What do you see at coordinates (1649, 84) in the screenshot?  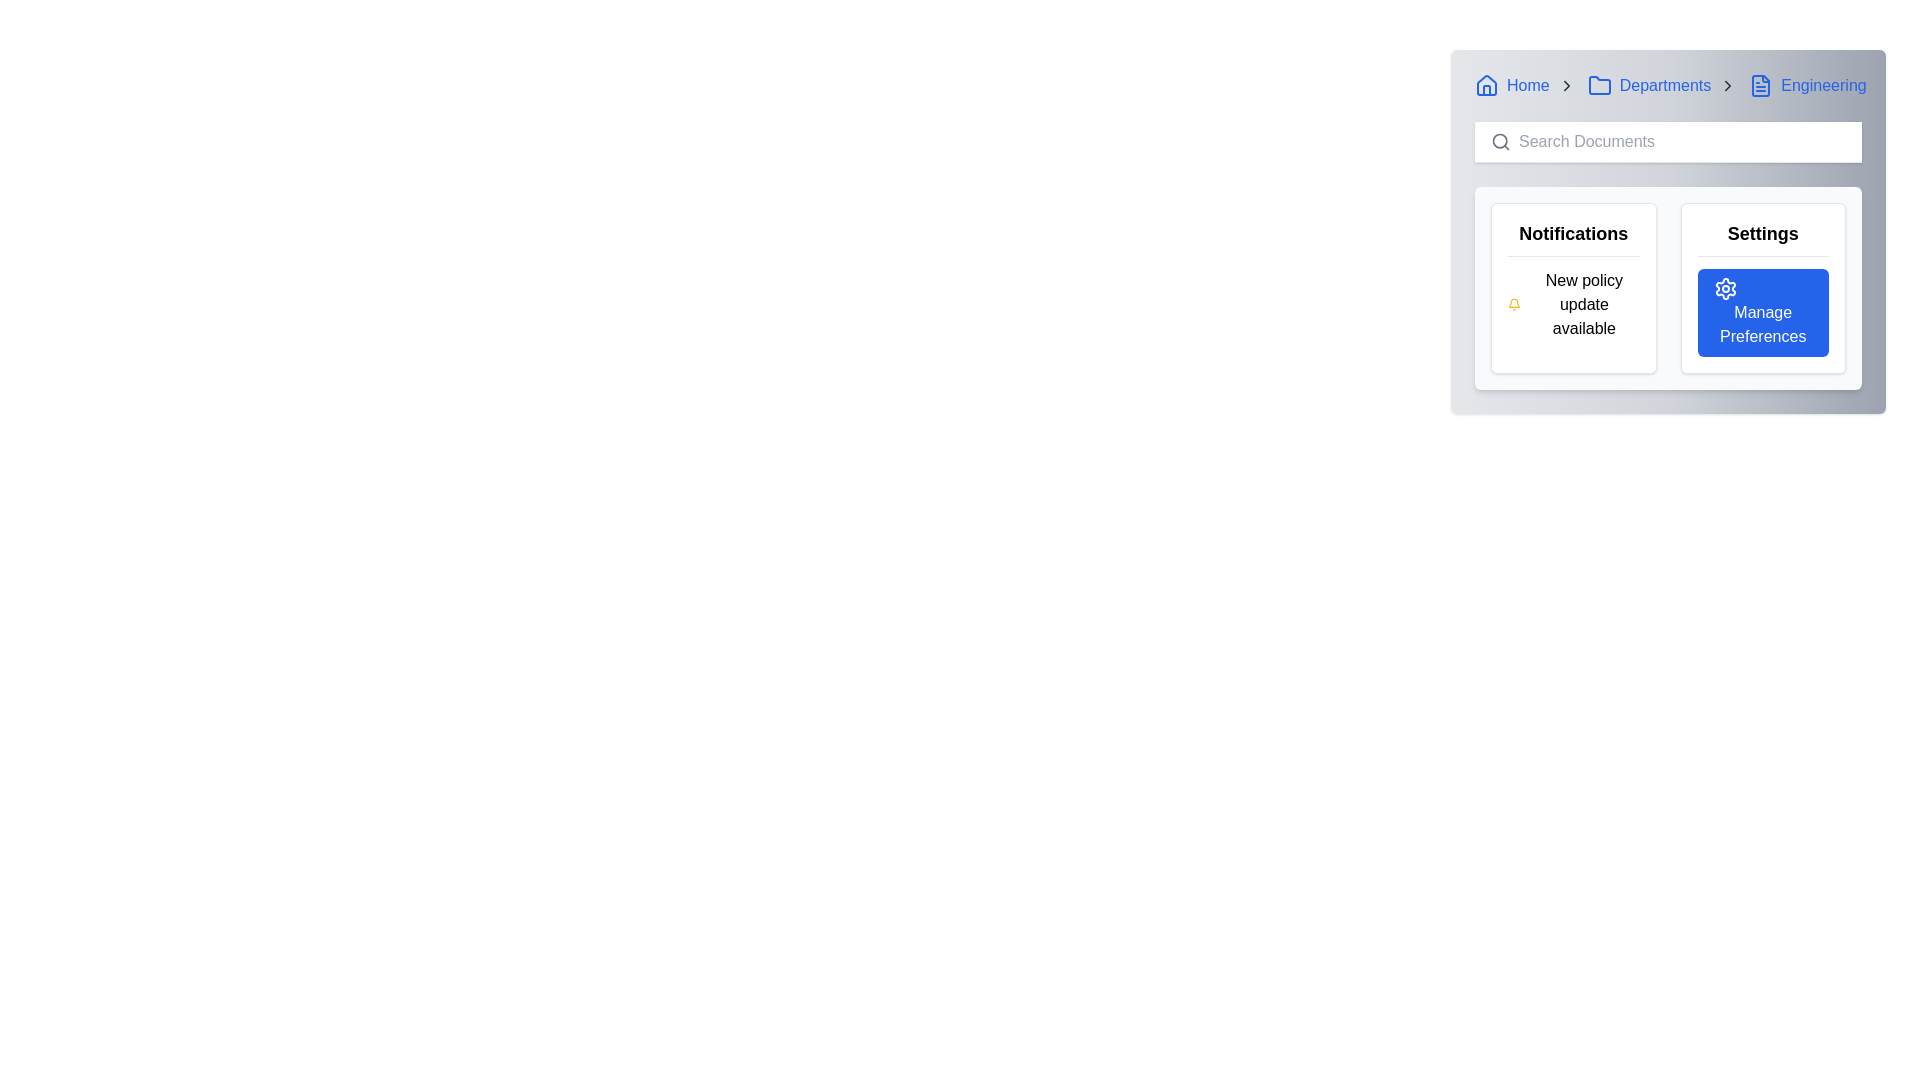 I see `the 'Departments' hyperlink located in the navigation breadcrumb bar, which is the second clickable element between 'Home' and 'Engineering' links` at bounding box center [1649, 84].